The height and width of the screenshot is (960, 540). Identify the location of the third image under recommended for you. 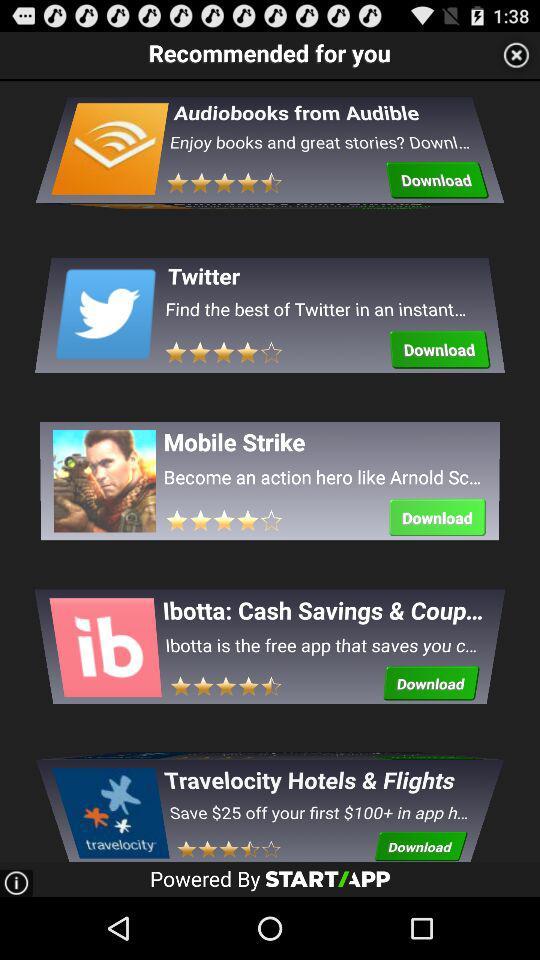
(109, 480).